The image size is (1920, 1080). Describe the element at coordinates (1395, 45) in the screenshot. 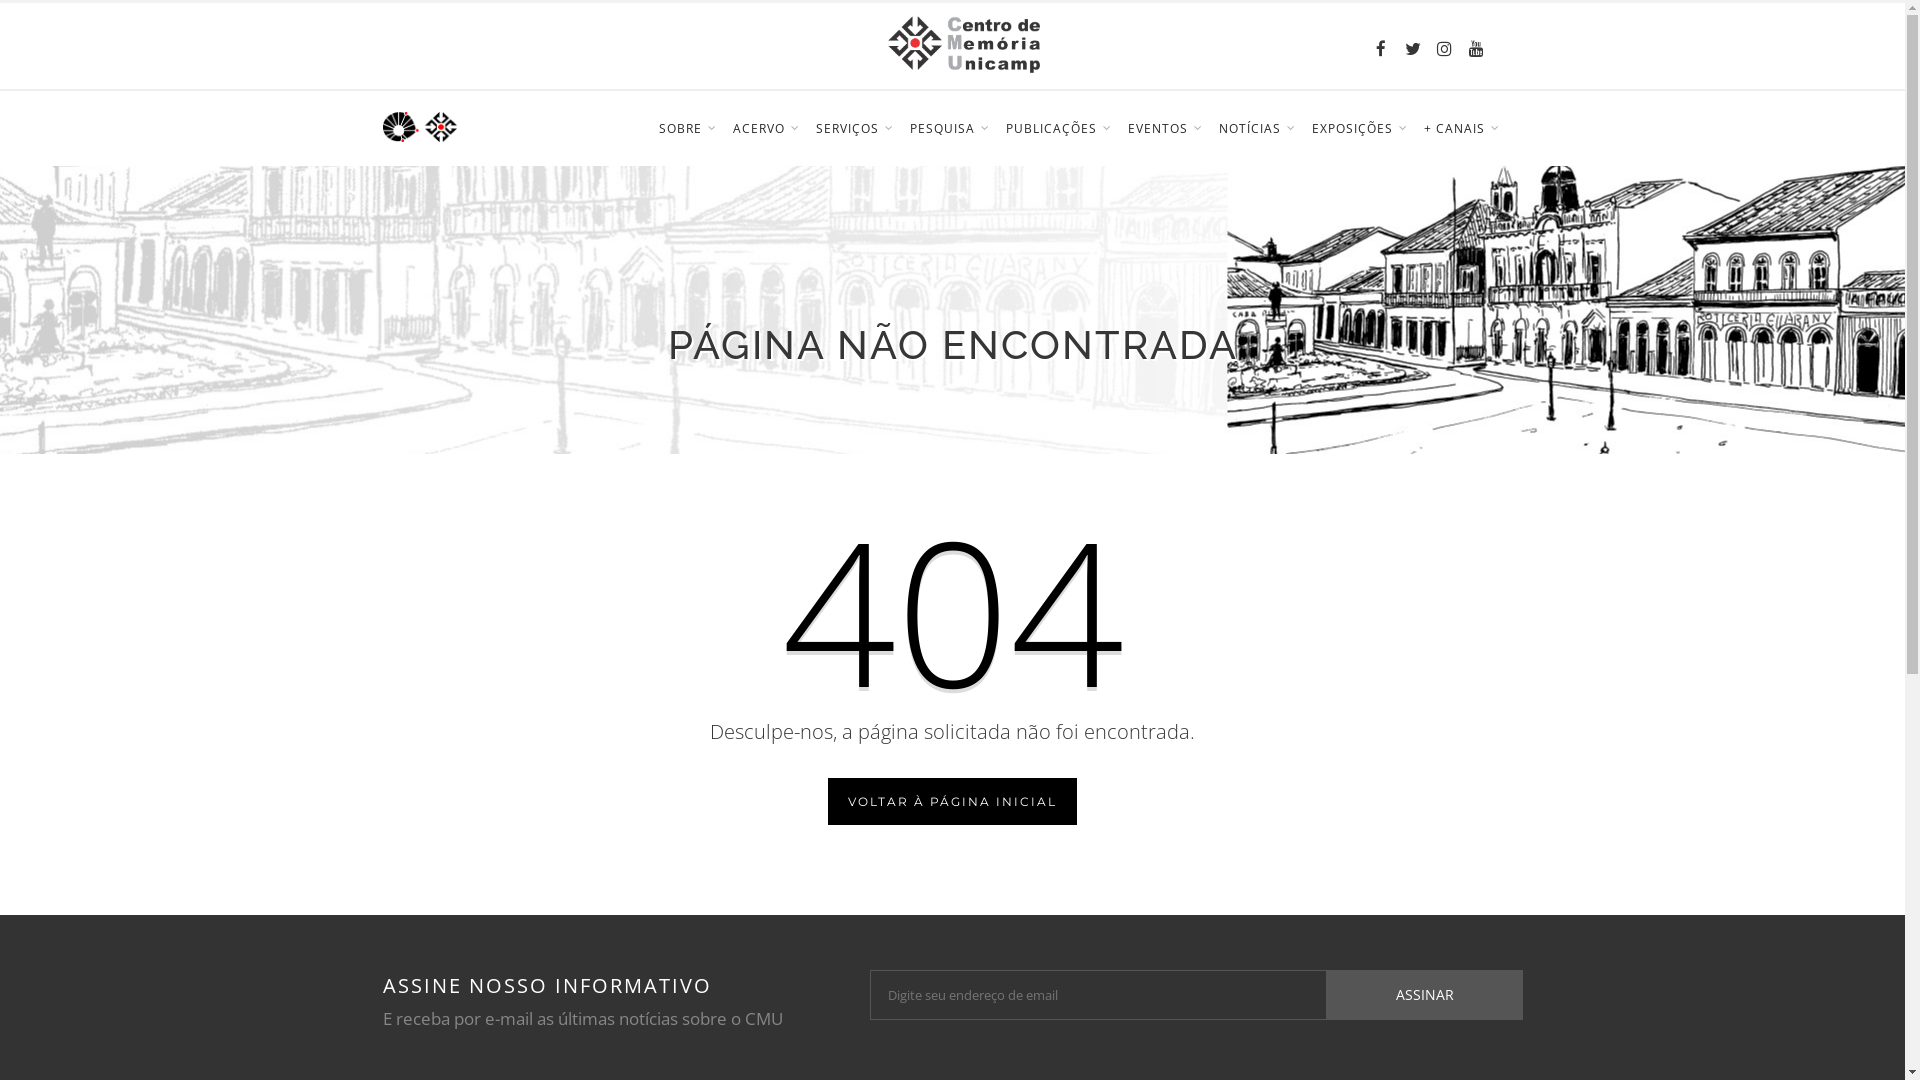

I see `'Twitter'` at that location.